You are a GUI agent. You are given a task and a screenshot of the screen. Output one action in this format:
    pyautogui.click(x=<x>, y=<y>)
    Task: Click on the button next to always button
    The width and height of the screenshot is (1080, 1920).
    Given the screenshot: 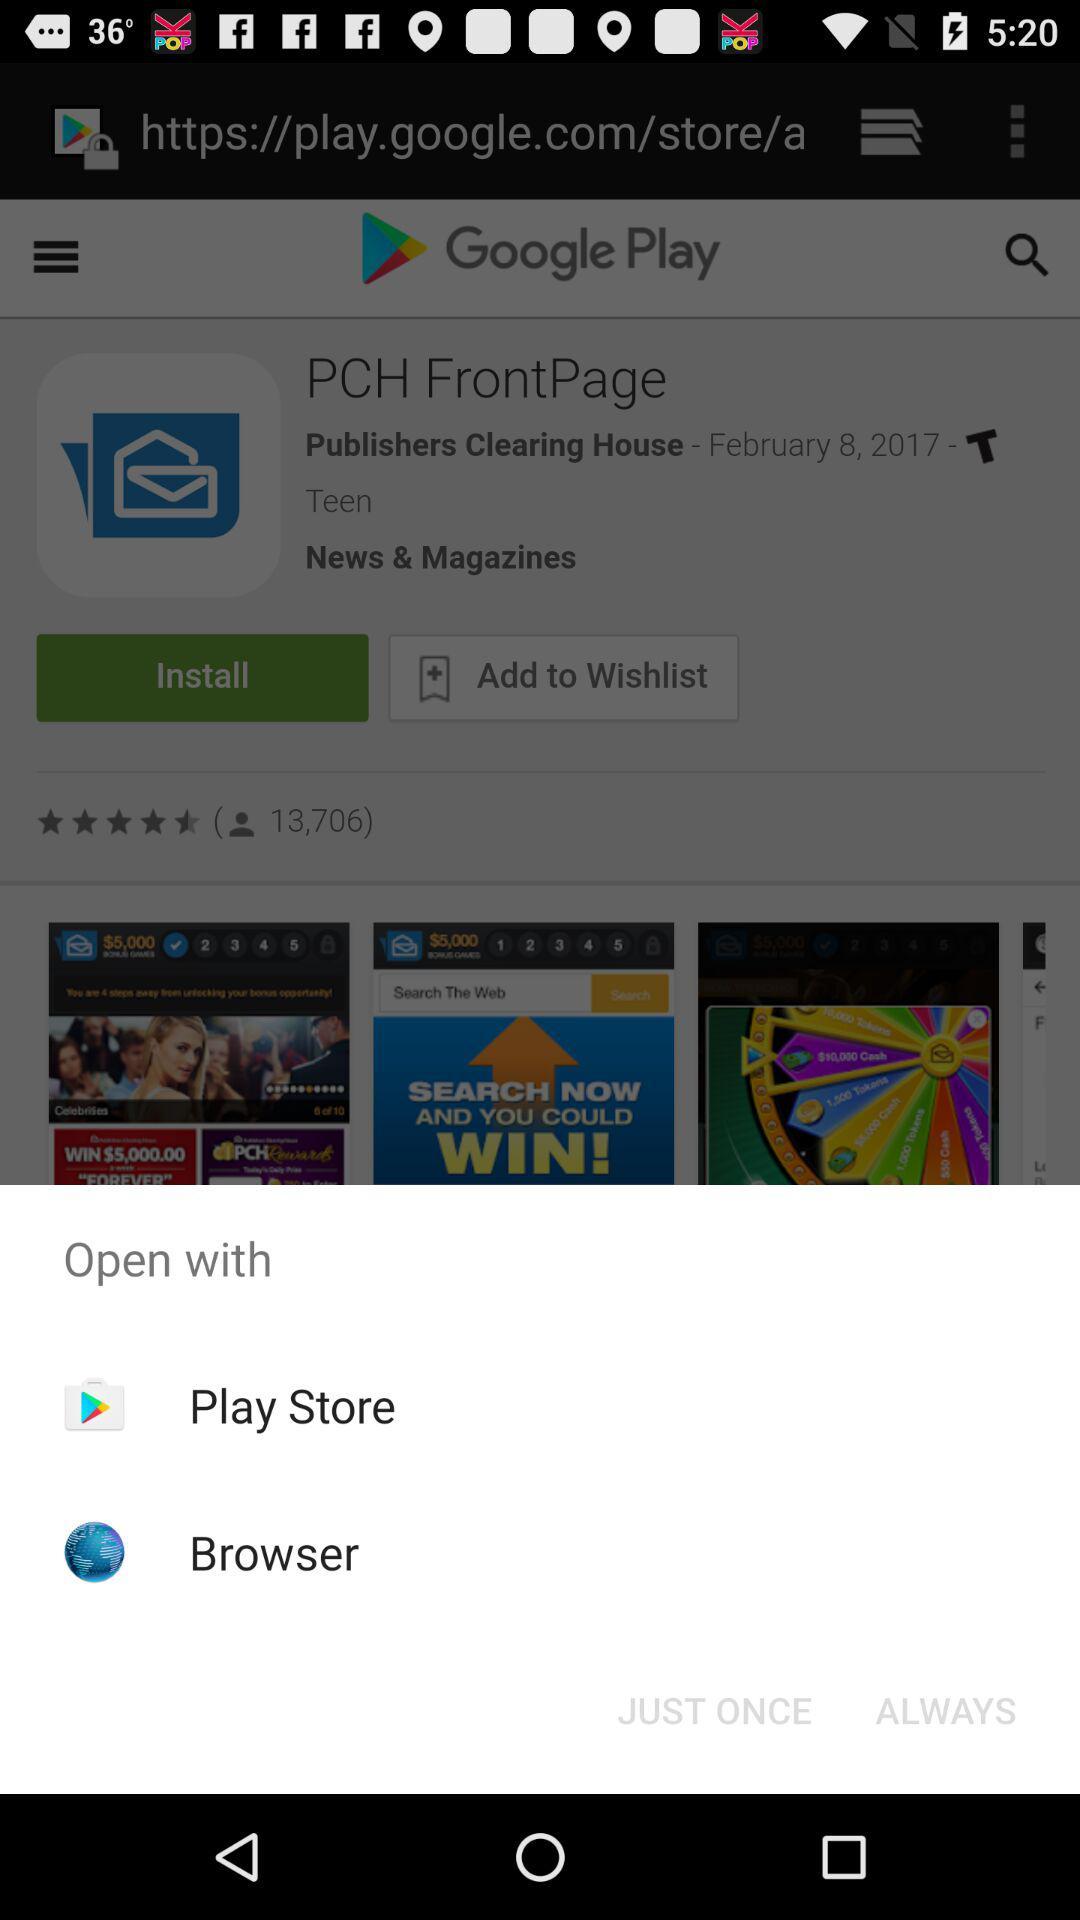 What is the action you would take?
    pyautogui.click(x=713, y=1708)
    